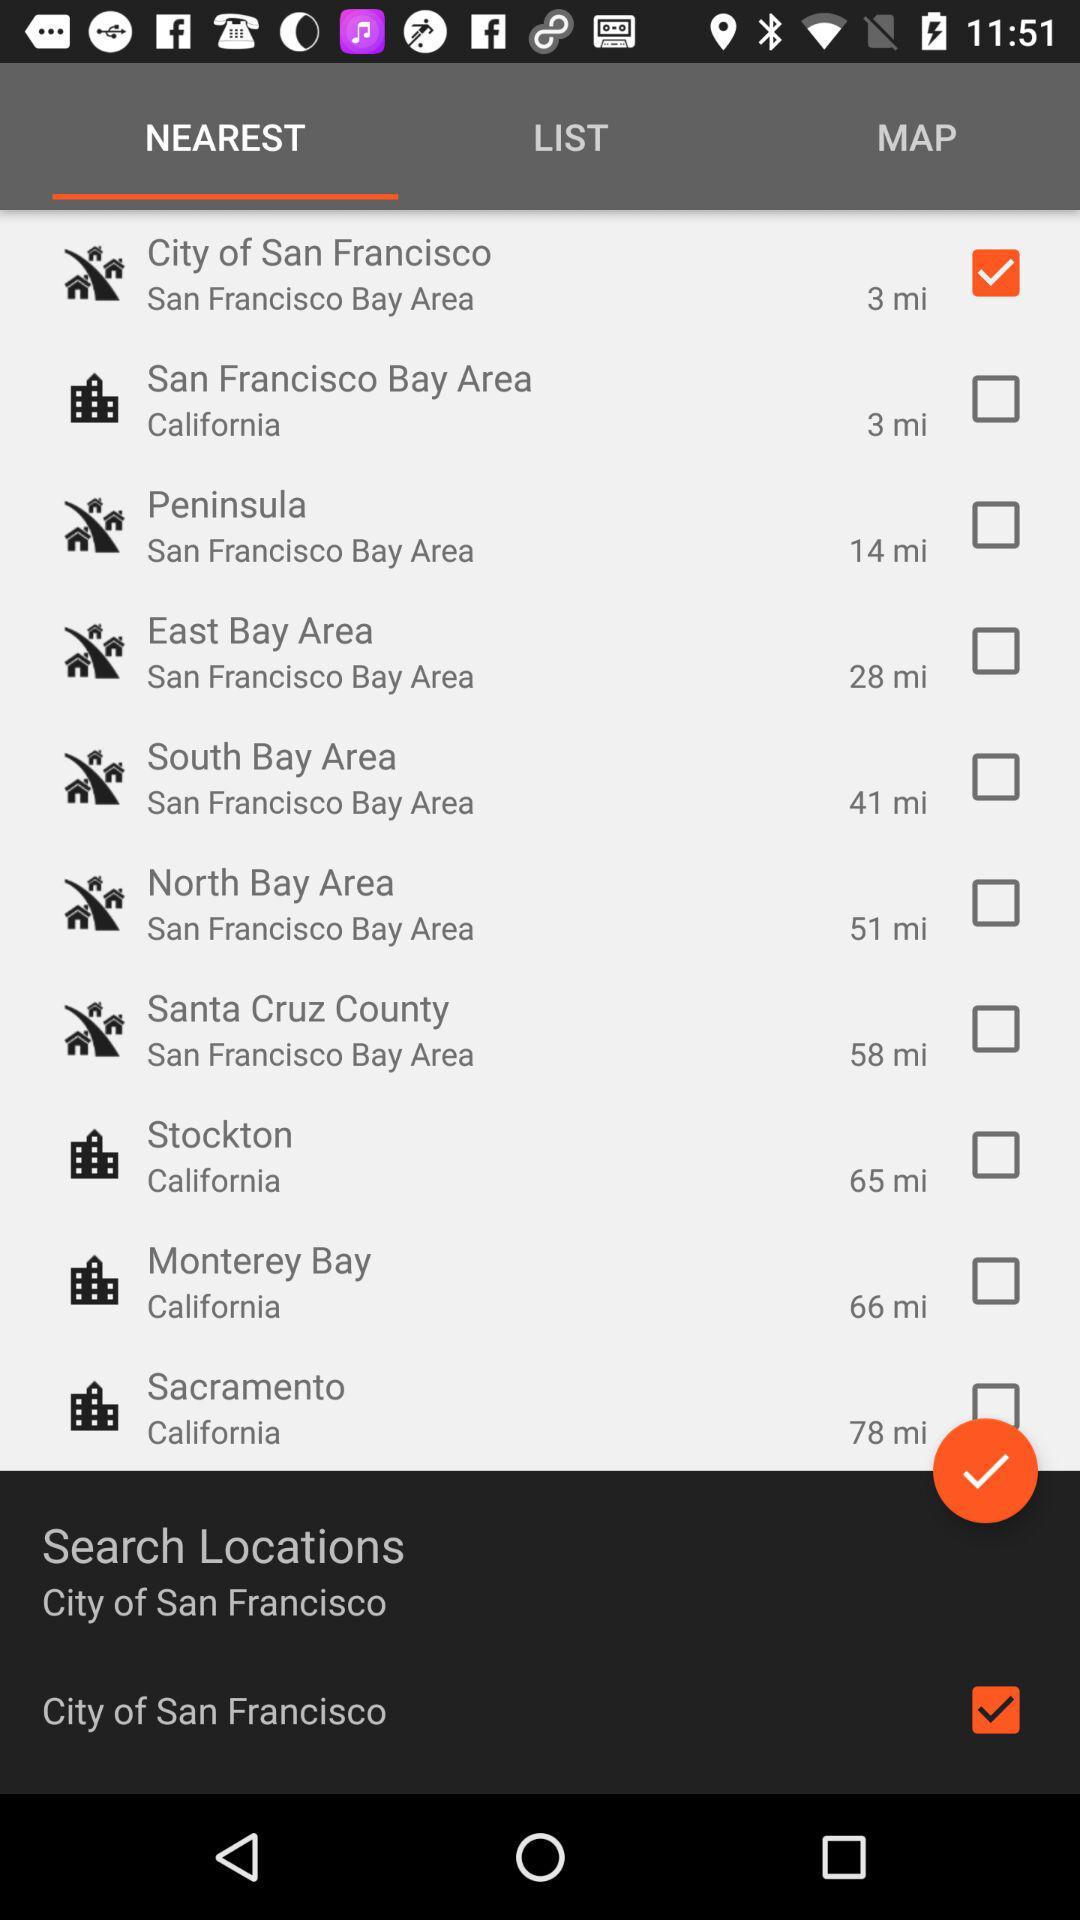 This screenshot has width=1080, height=1920. Describe the element at coordinates (995, 1281) in the screenshot. I see `tick nearest city` at that location.